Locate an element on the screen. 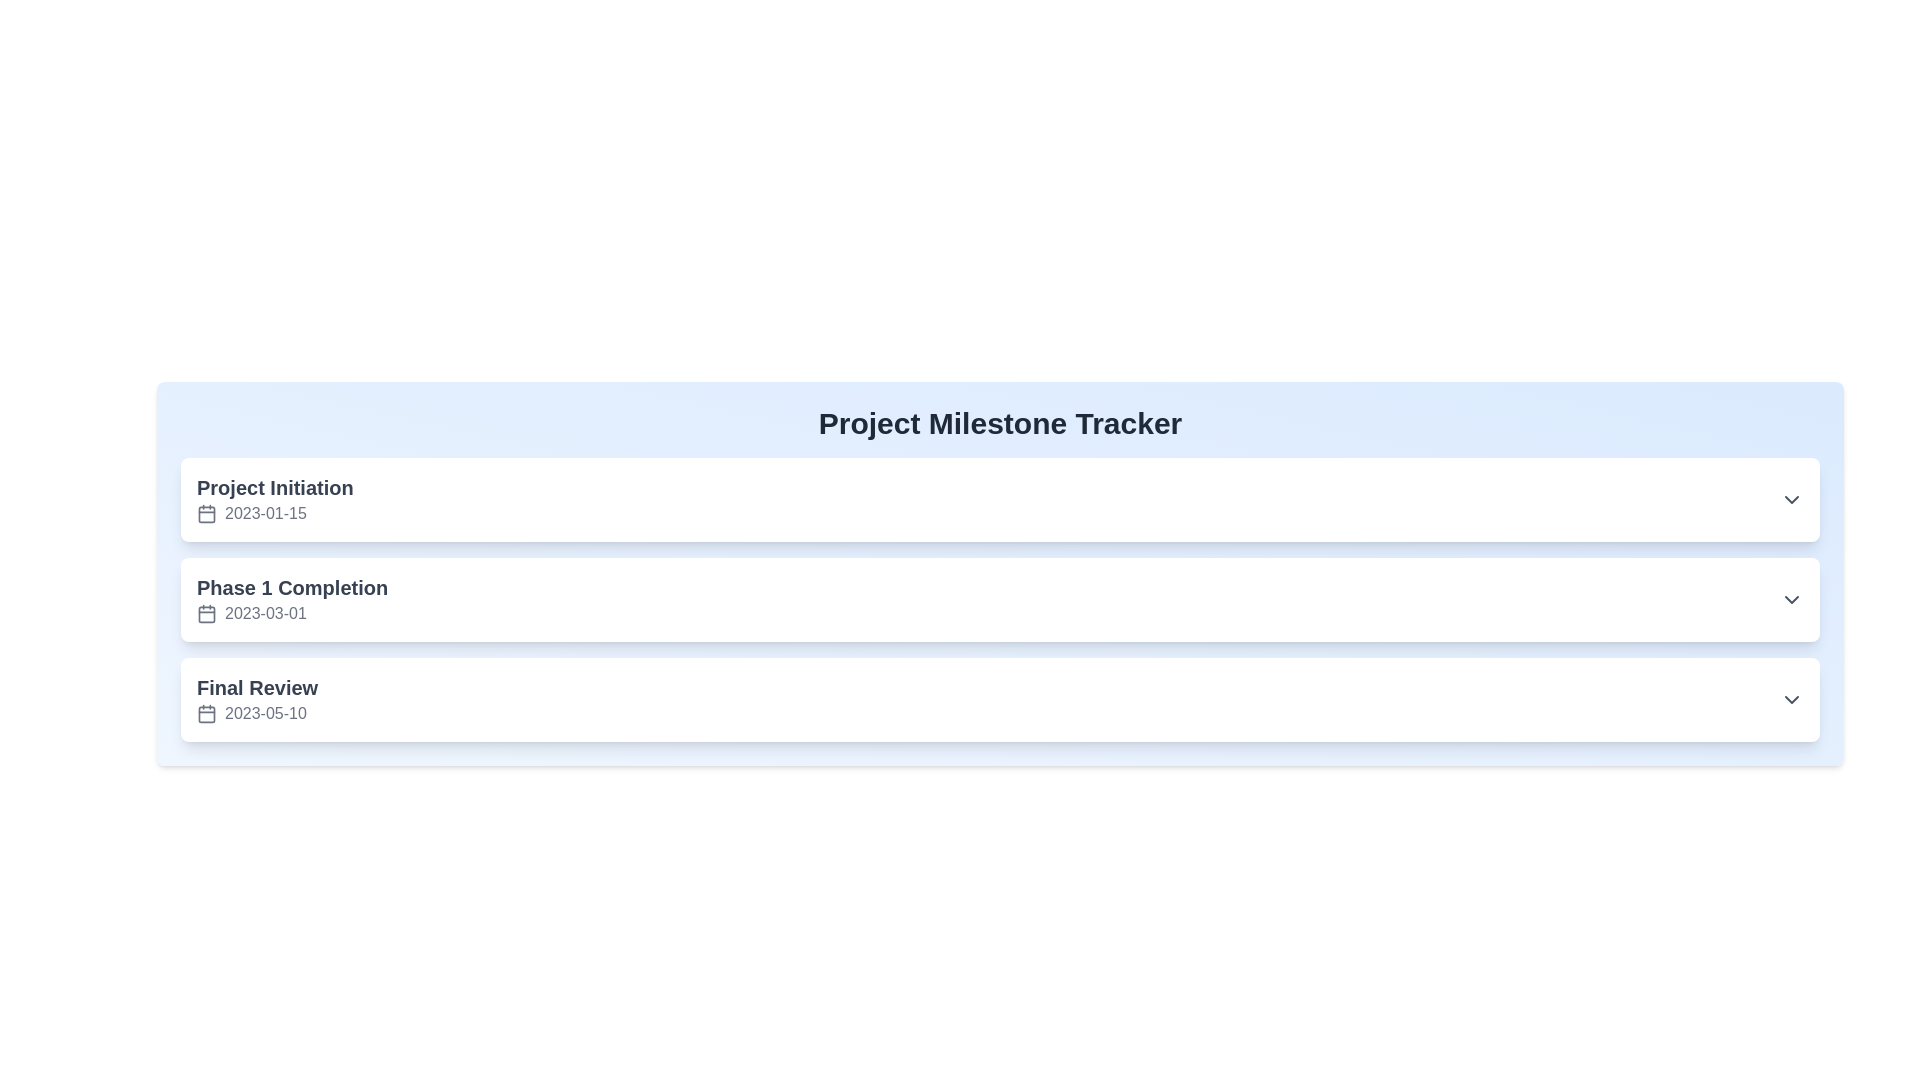  the downward-pointing chevron icon, which is styled with a gray color and located at the far right of the 'Final Review' entry line, adjacent to the '2023-05-10' date text is located at coordinates (1791, 698).